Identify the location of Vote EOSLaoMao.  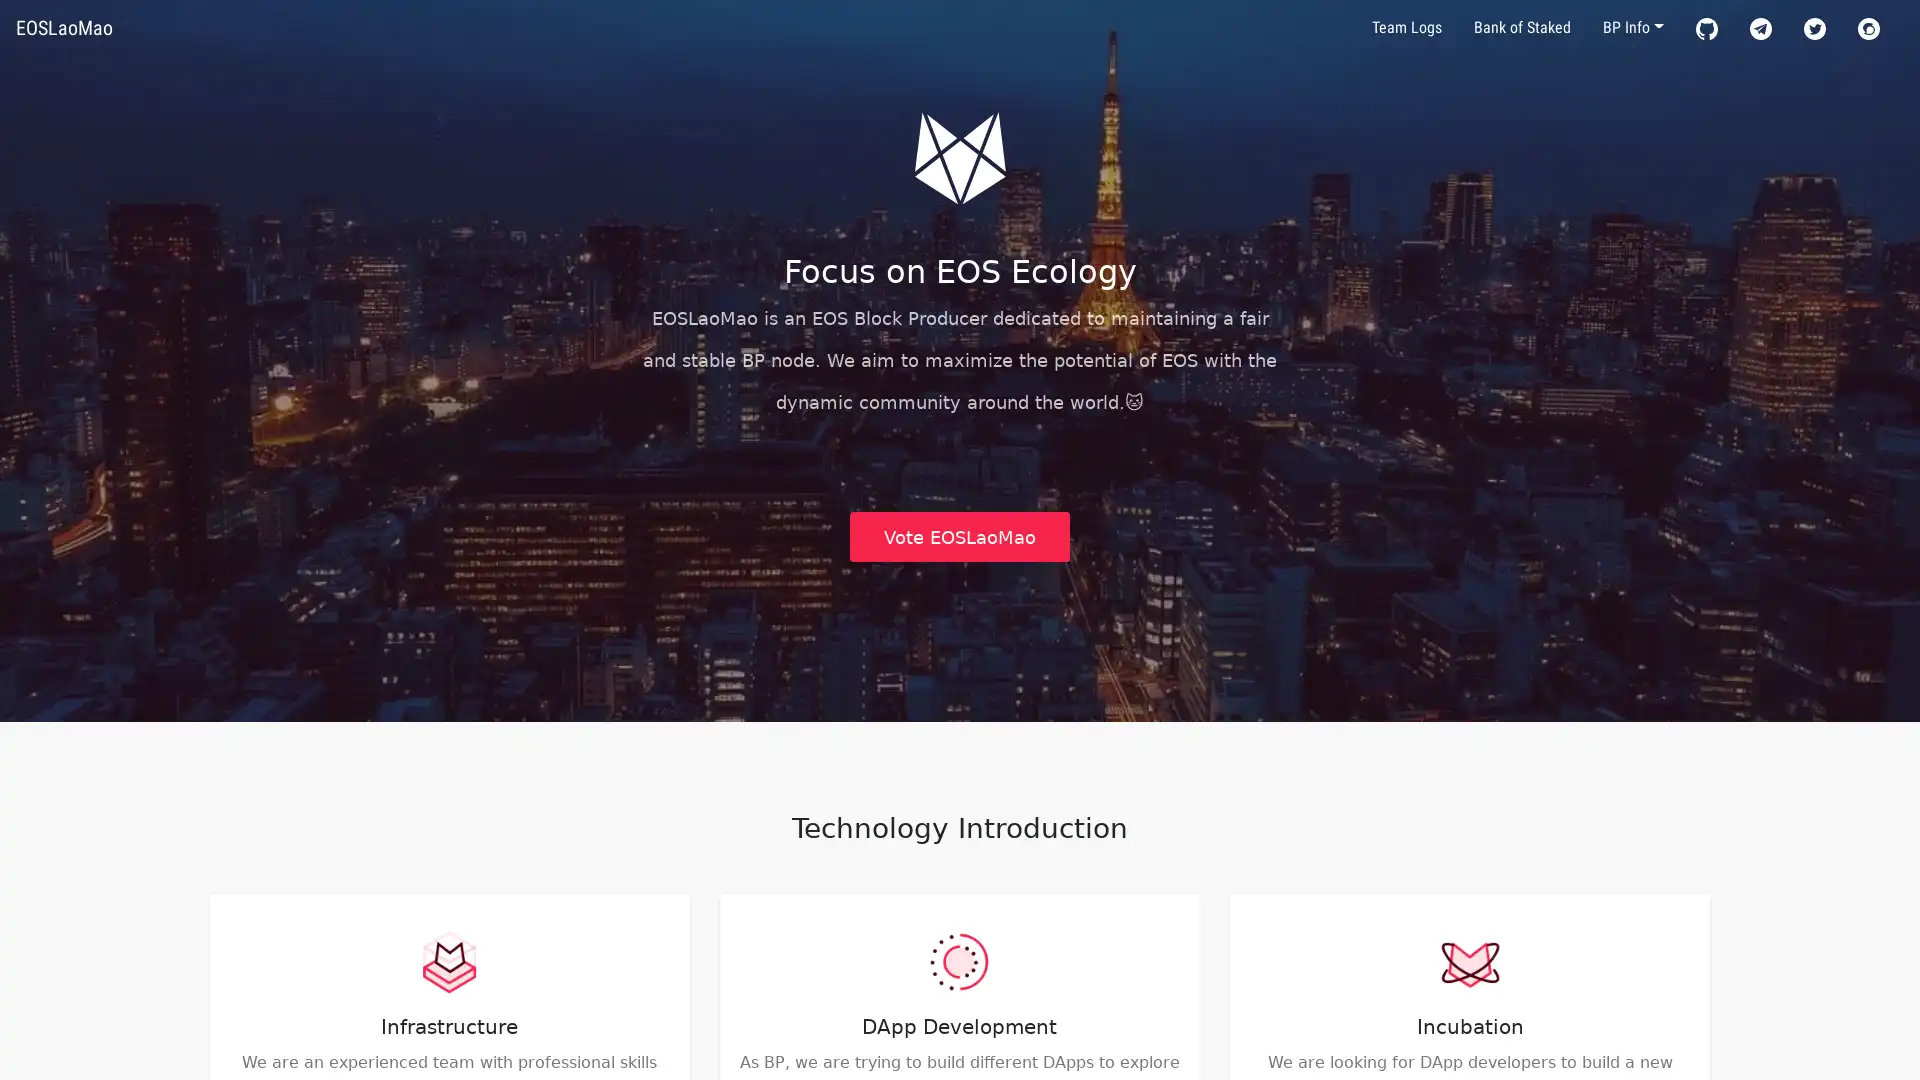
(958, 535).